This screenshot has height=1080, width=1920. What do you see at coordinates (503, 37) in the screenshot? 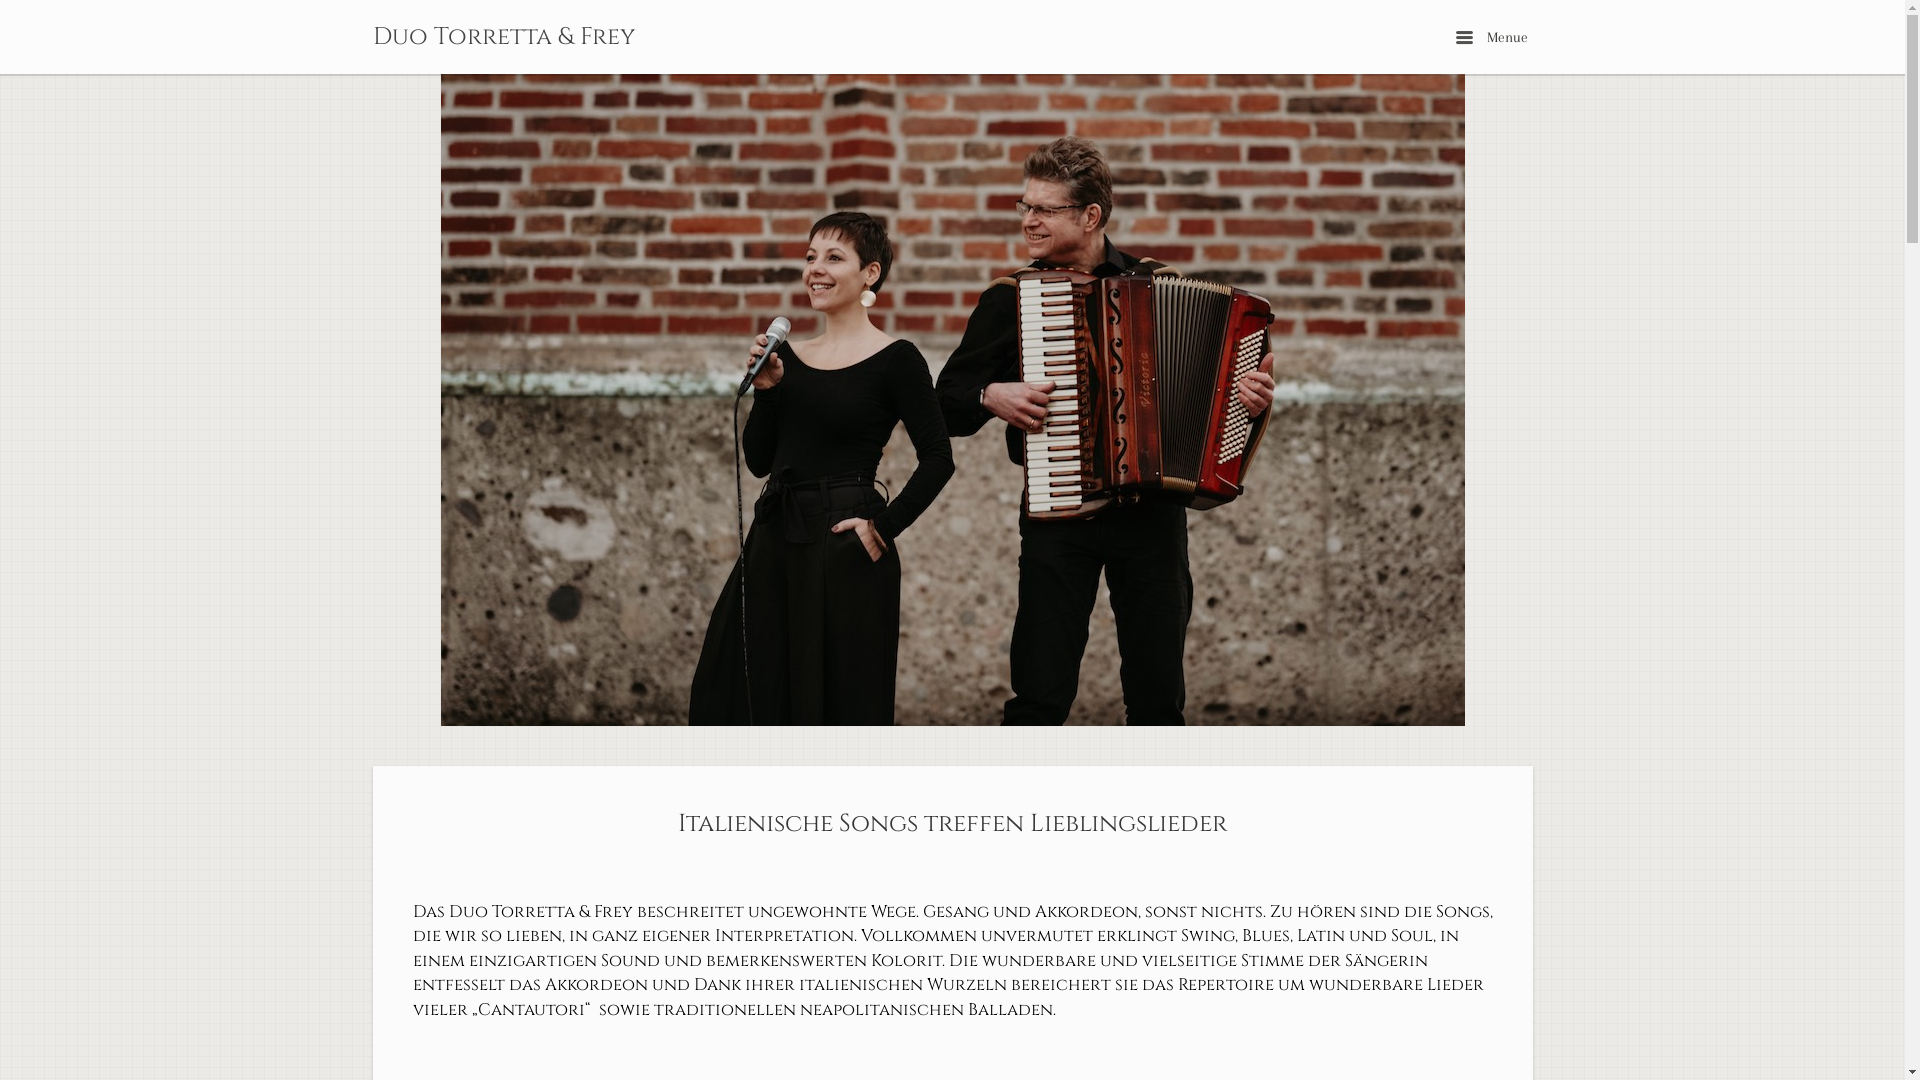
I see `'Duo Torretta & Frey'` at bounding box center [503, 37].